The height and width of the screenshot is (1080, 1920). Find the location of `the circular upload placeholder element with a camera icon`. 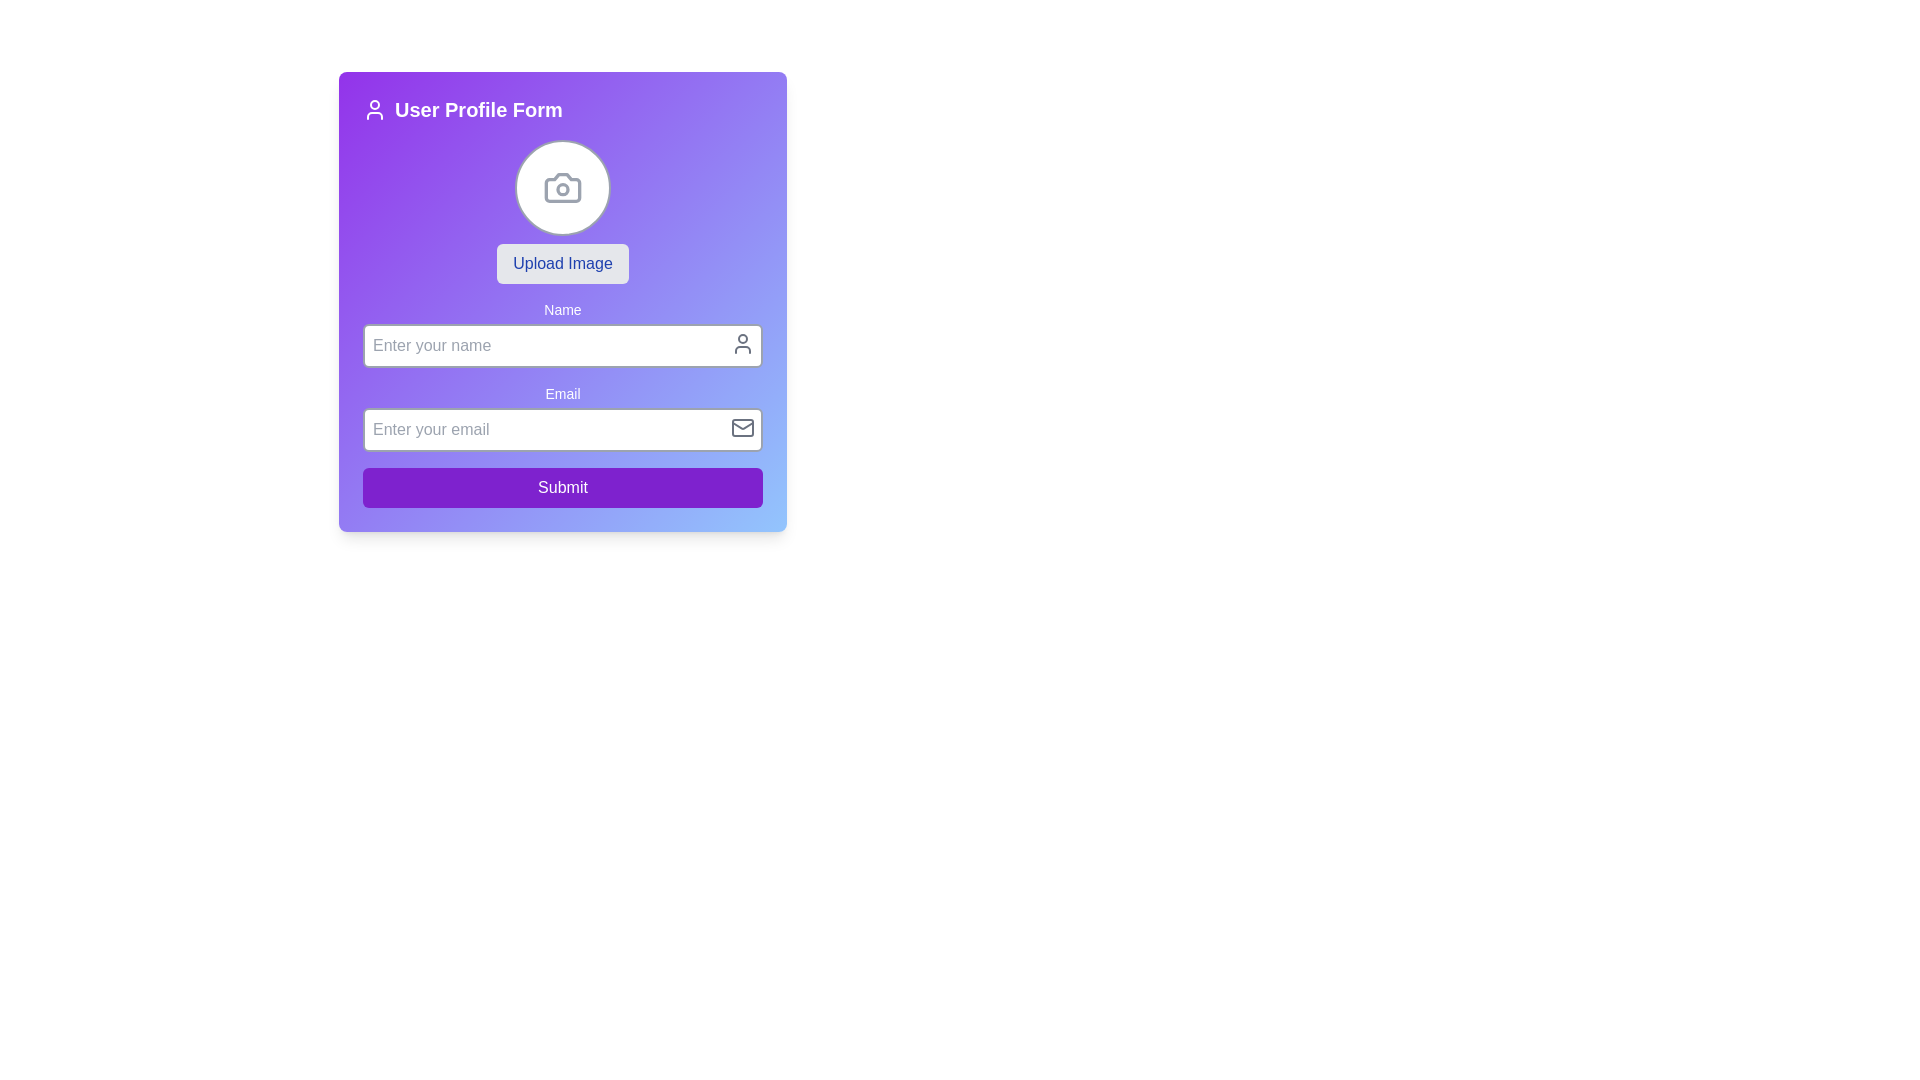

the circular upload placeholder element with a camera icon is located at coordinates (561, 188).